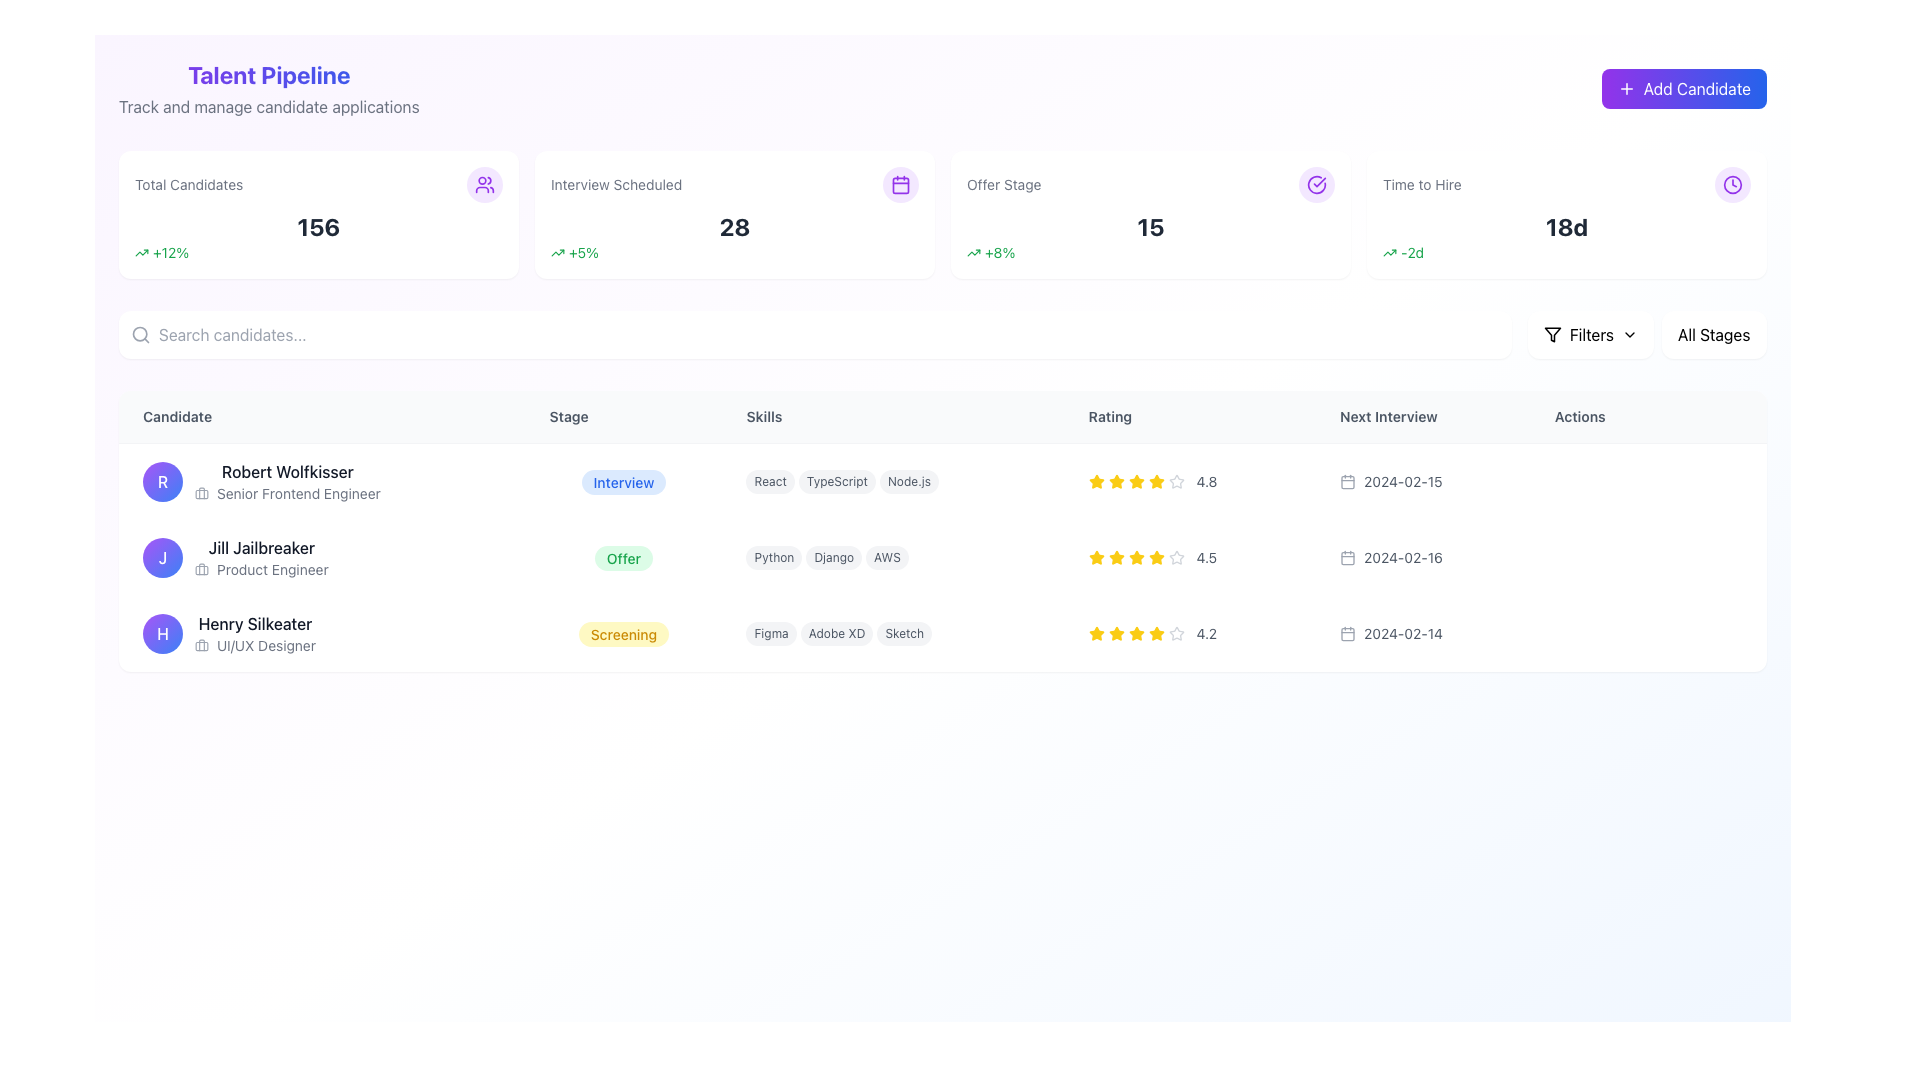 The image size is (1920, 1080). I want to click on the fifth star-shaped icon in the rating system under 'Henry Silkeater' to rate it, so click(1176, 633).